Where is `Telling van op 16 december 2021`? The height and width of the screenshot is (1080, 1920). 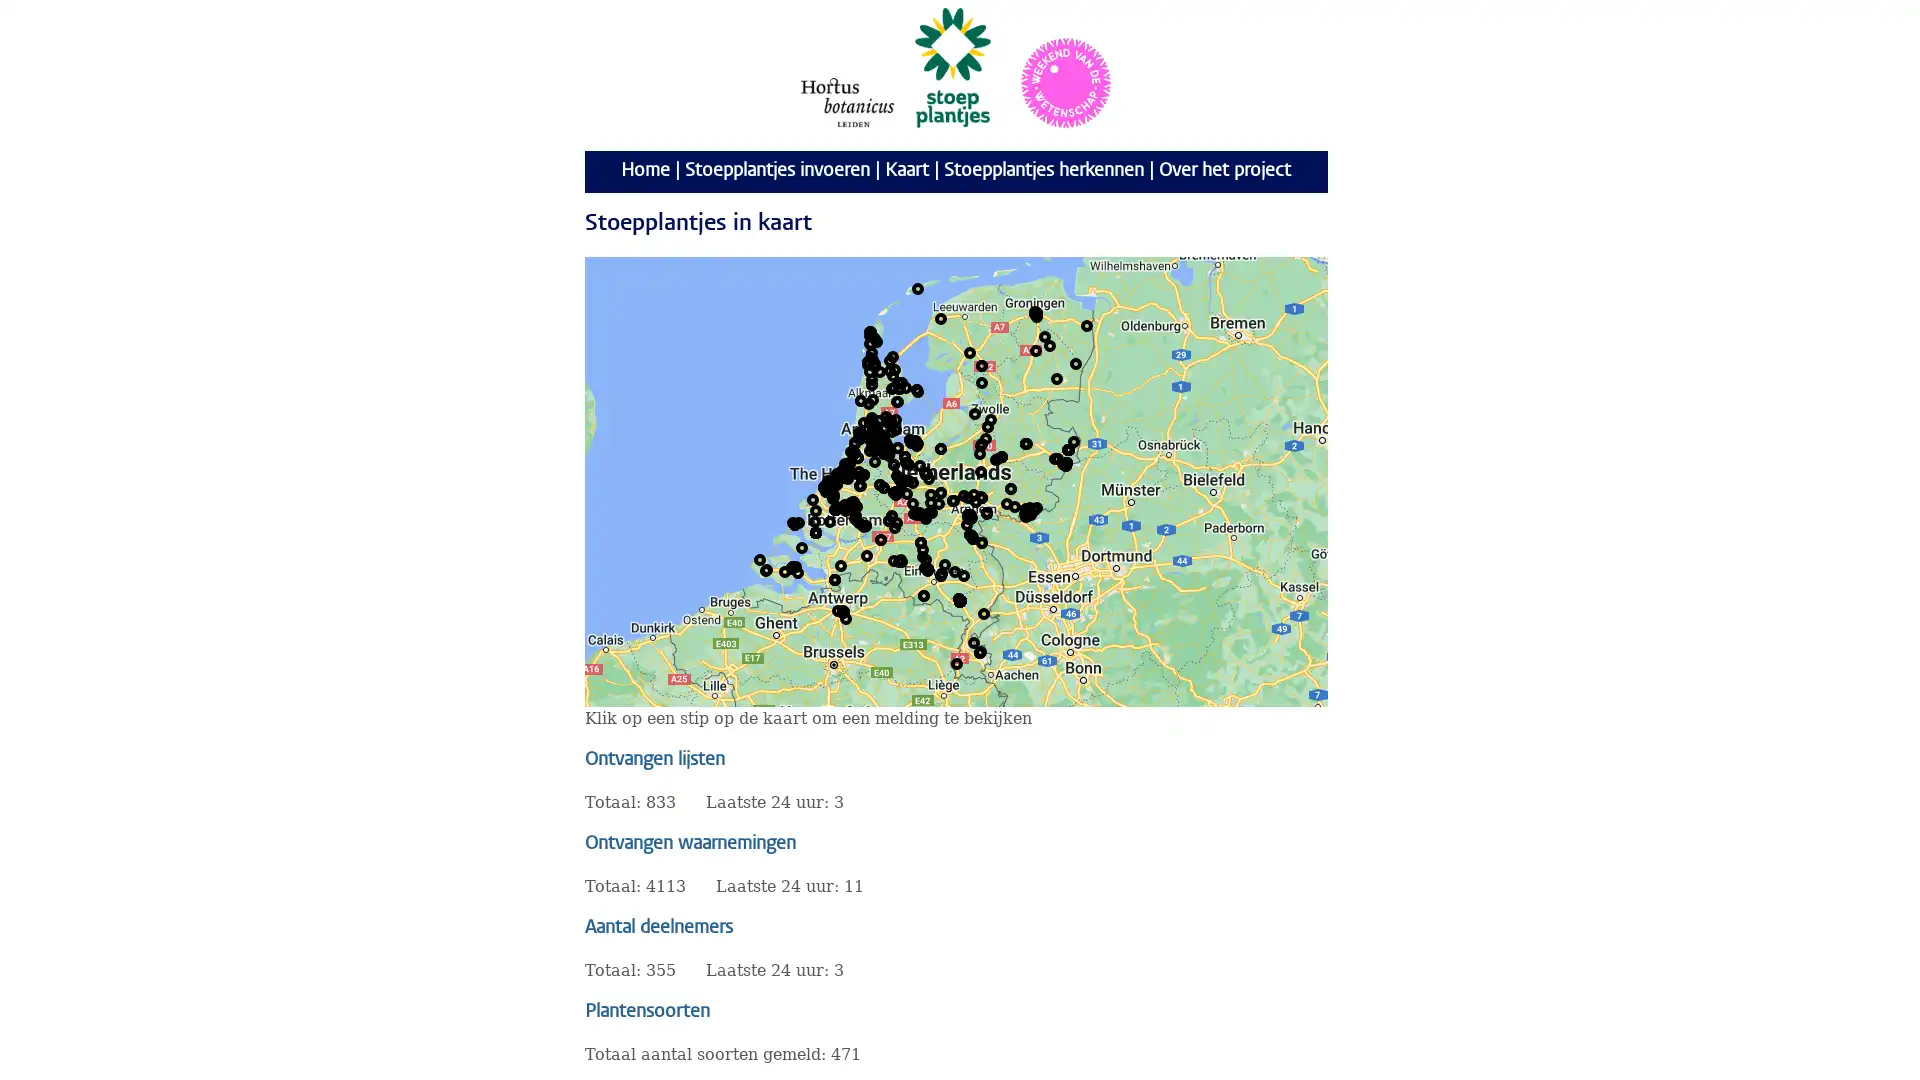
Telling van op 16 december 2021 is located at coordinates (854, 452).